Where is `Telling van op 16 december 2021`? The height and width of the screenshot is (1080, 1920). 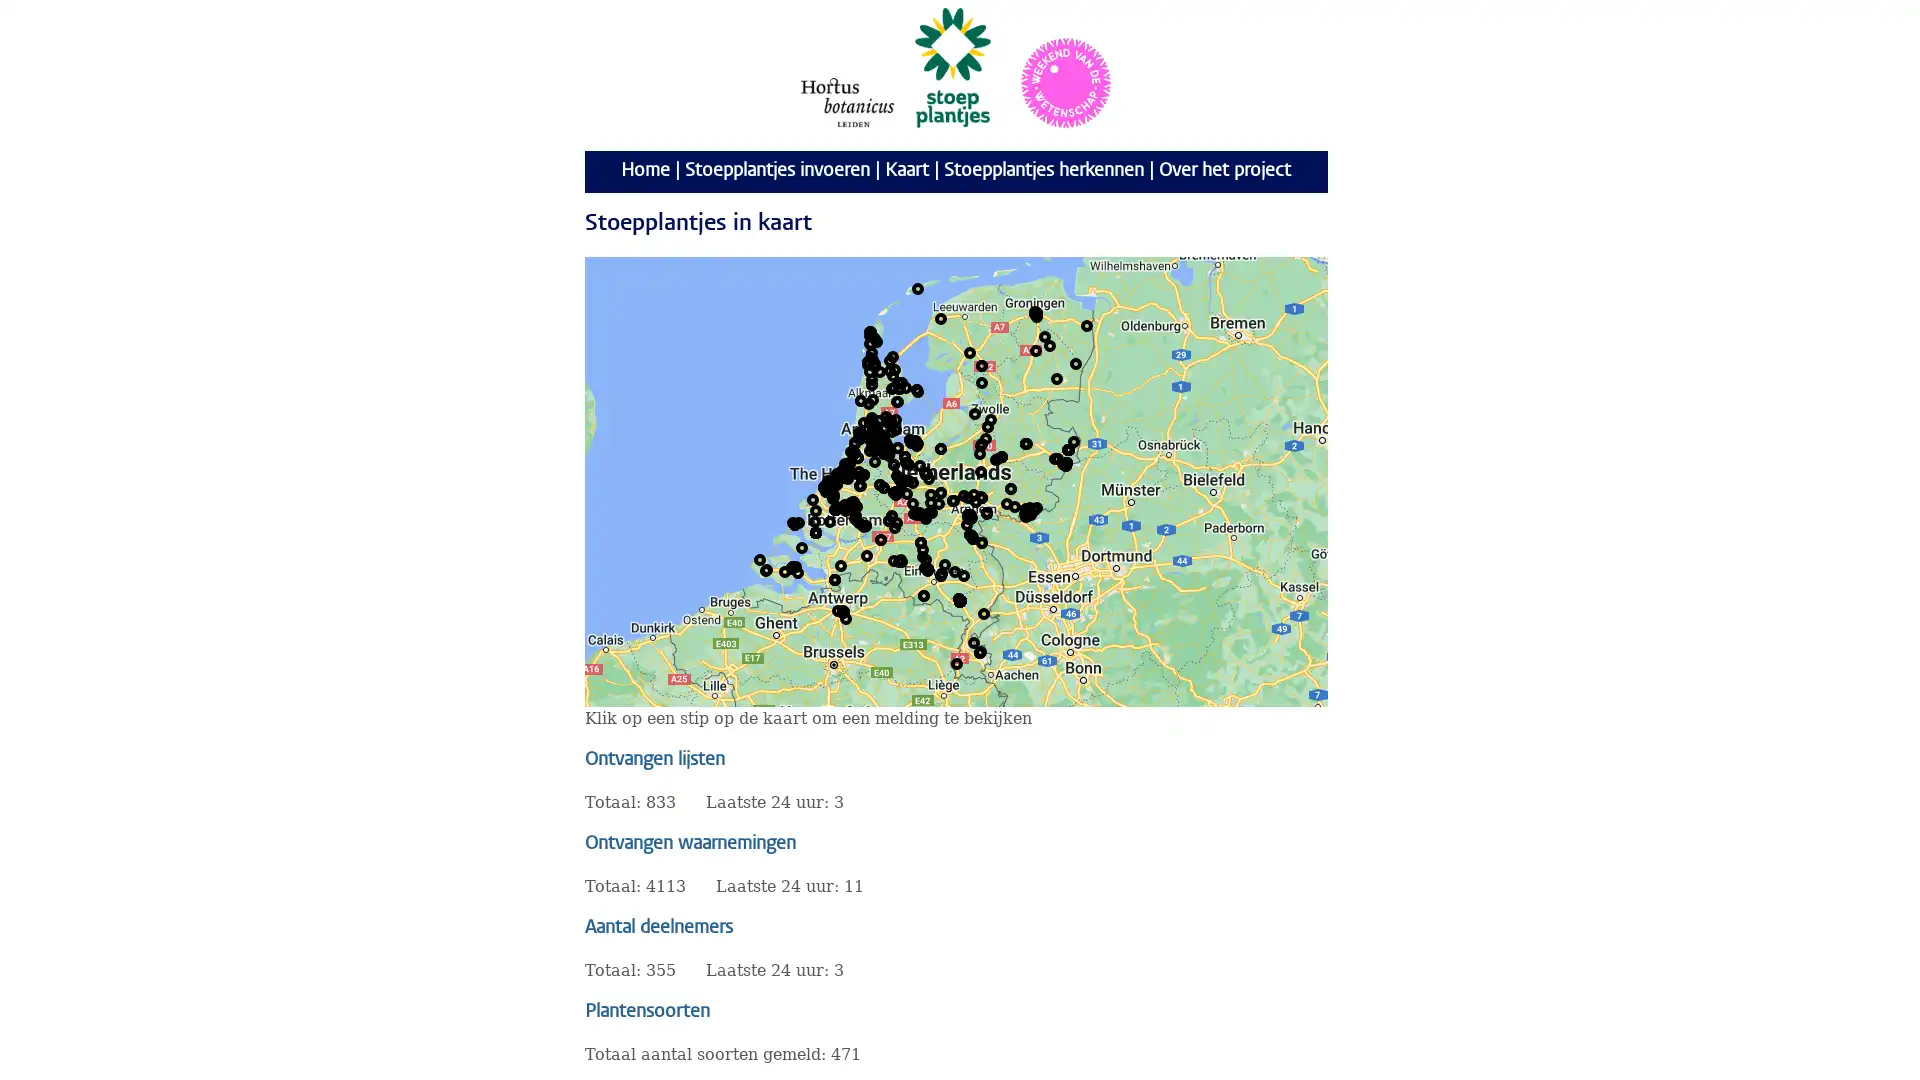
Telling van op 16 december 2021 is located at coordinates (854, 452).